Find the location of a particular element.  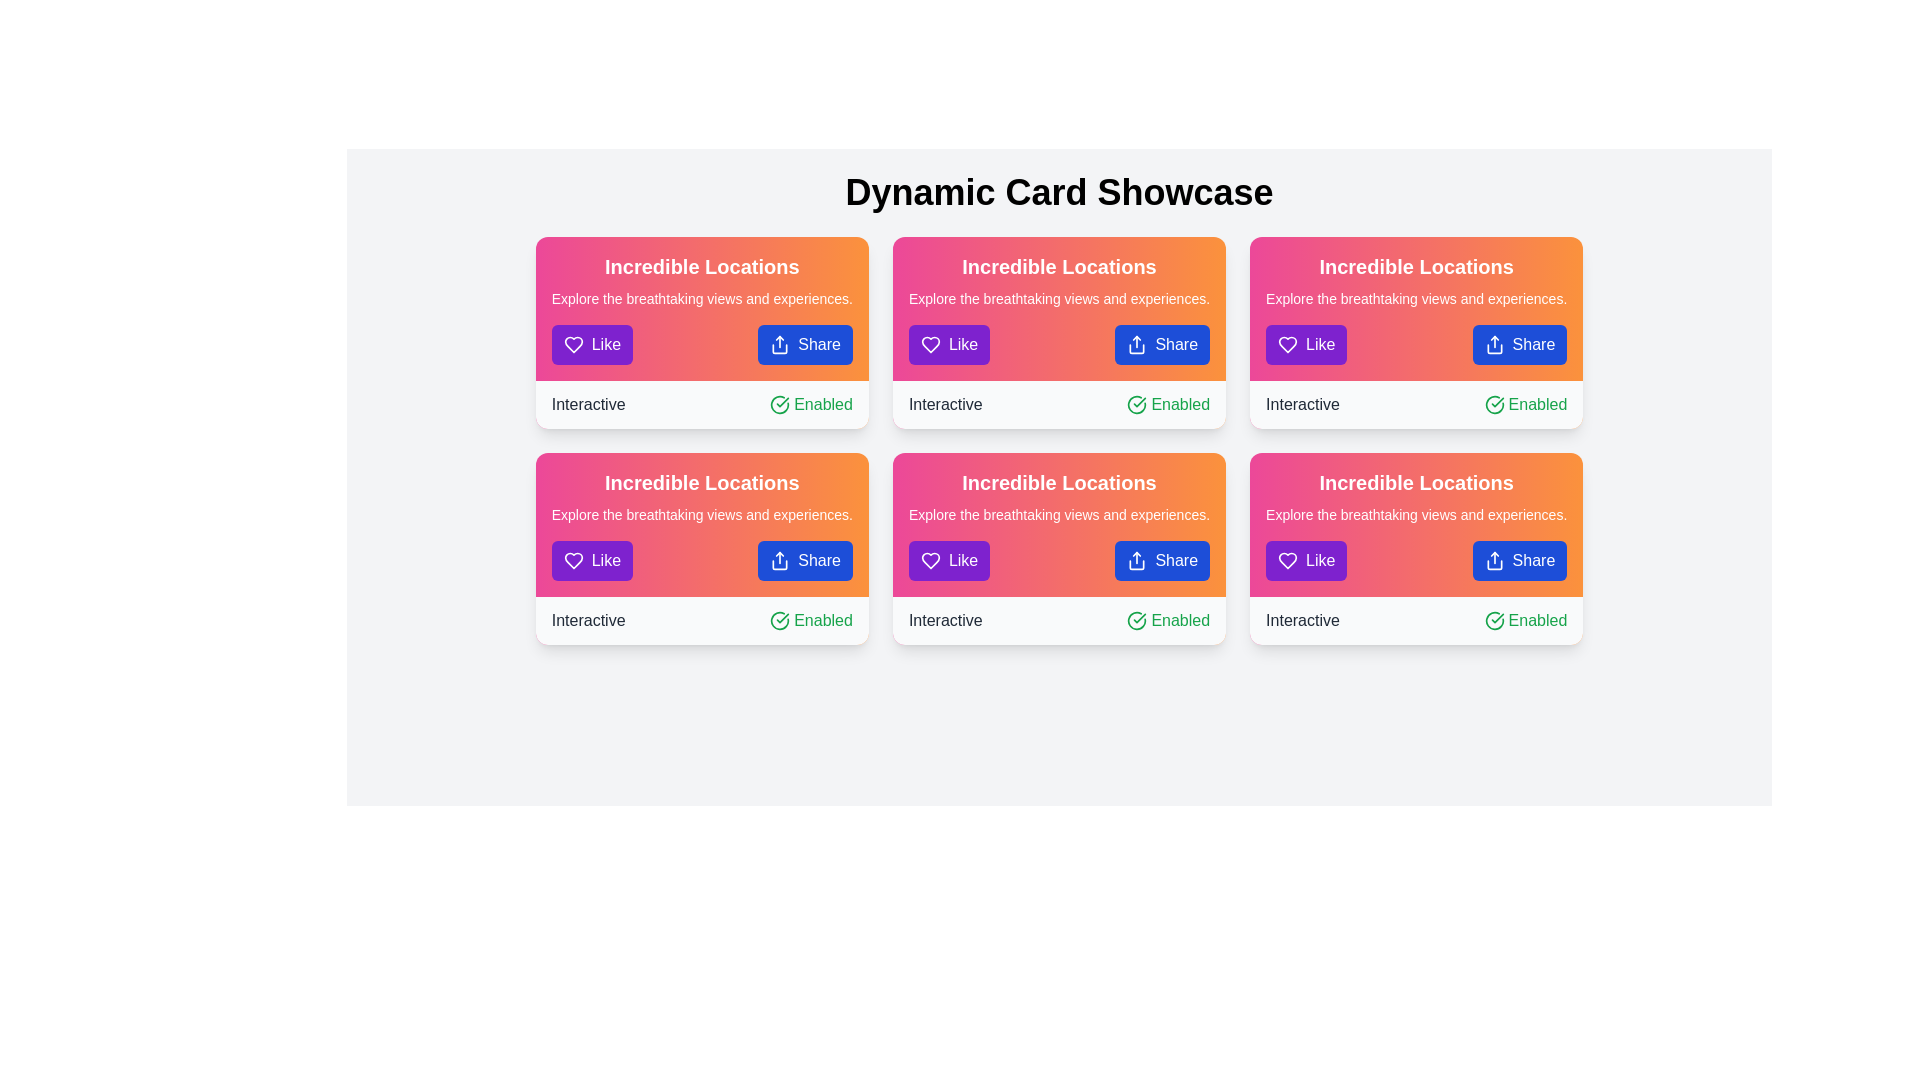

the 'Like' button on the fourth card in the first column of the second row, which has a gradient background and features white rounded corners is located at coordinates (702, 548).